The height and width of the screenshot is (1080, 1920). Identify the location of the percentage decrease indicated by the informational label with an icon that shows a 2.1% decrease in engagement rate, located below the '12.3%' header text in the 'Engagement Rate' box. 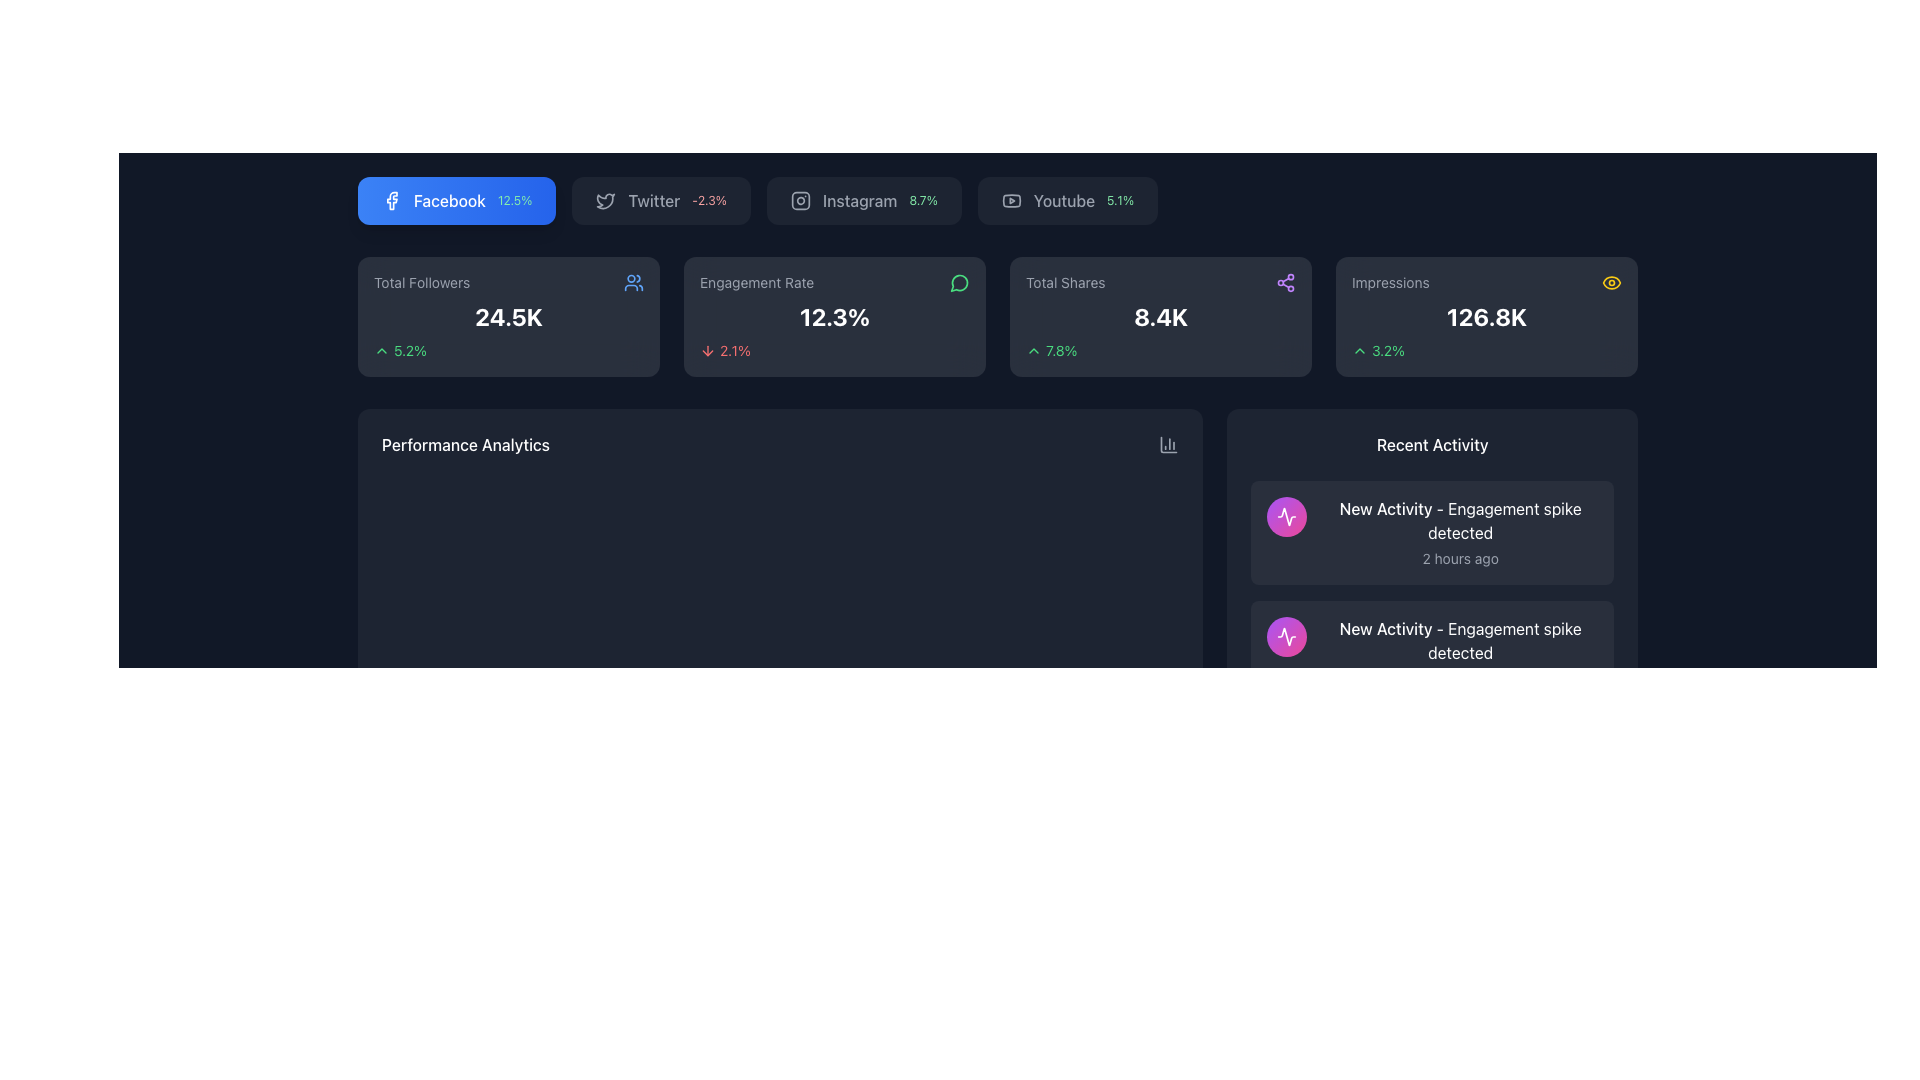
(835, 350).